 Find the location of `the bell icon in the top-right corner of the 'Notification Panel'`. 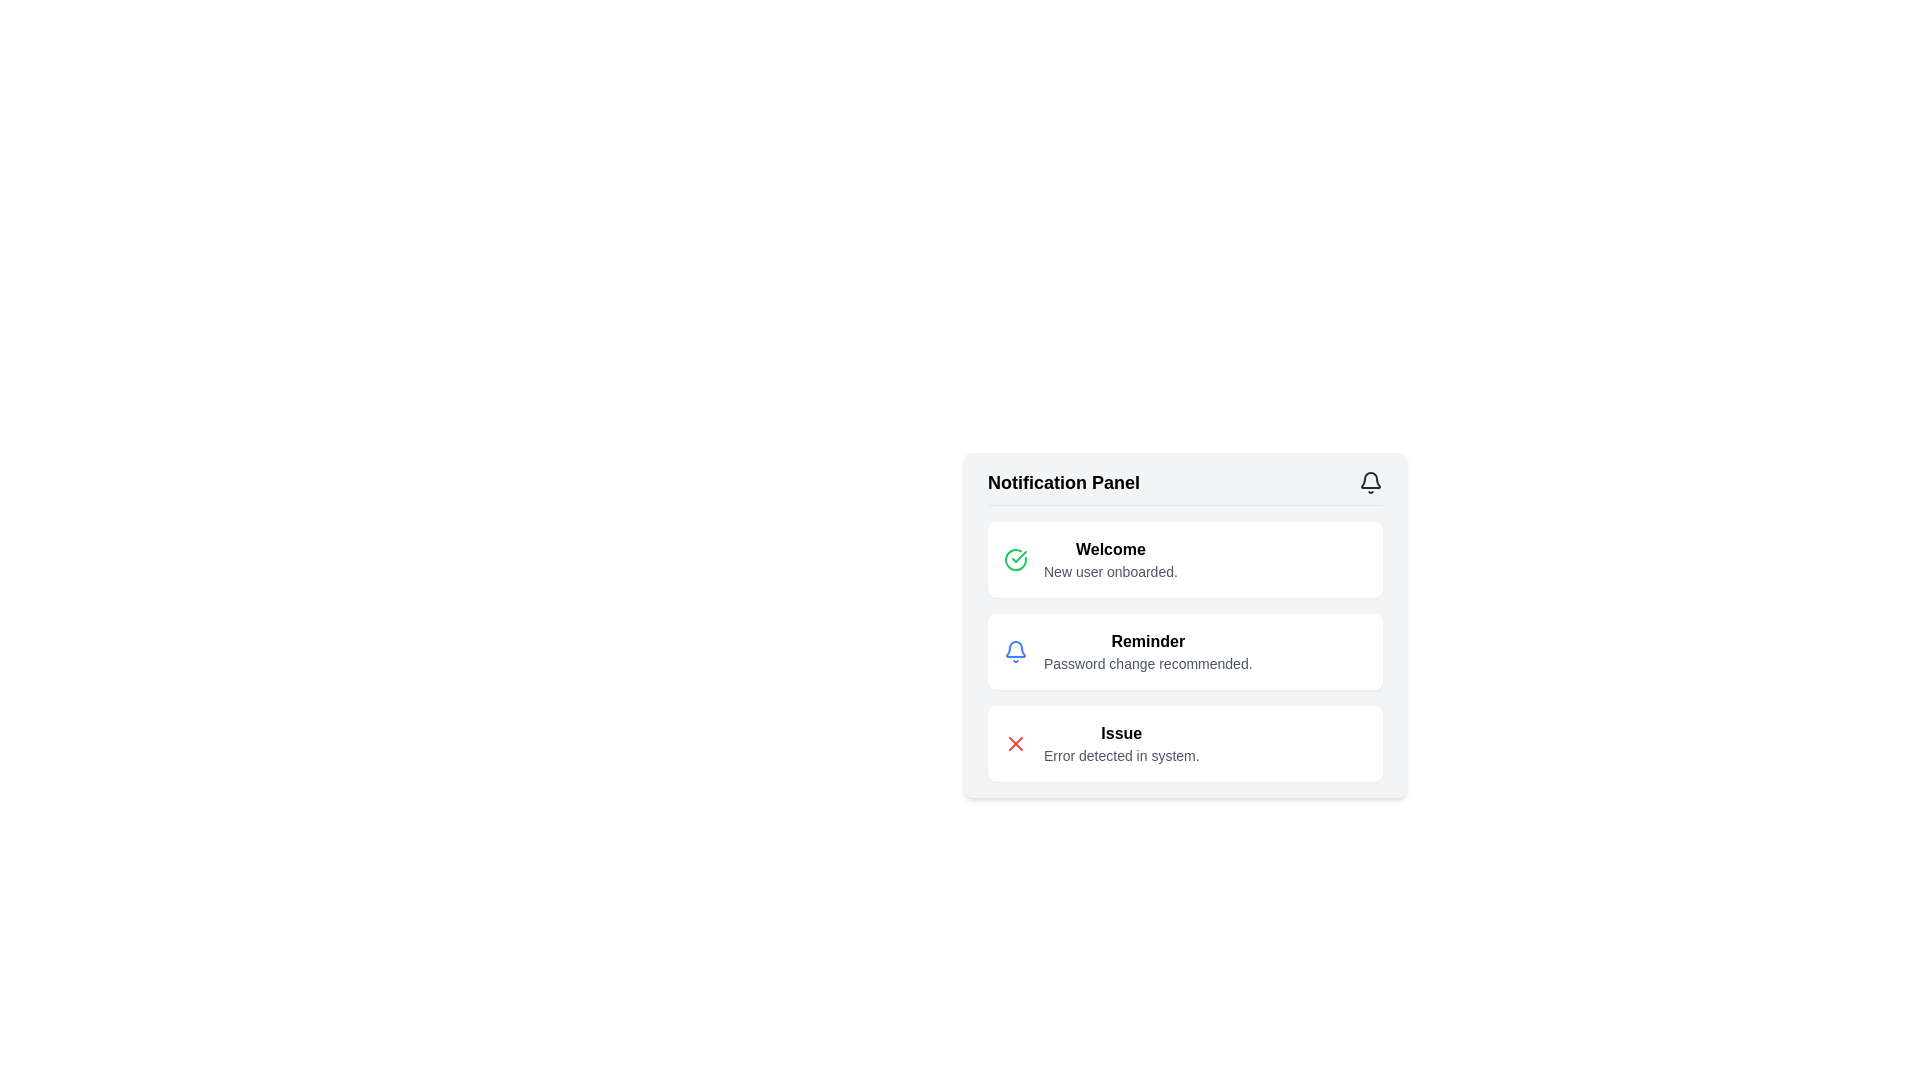

the bell icon in the top-right corner of the 'Notification Panel' is located at coordinates (1370, 482).